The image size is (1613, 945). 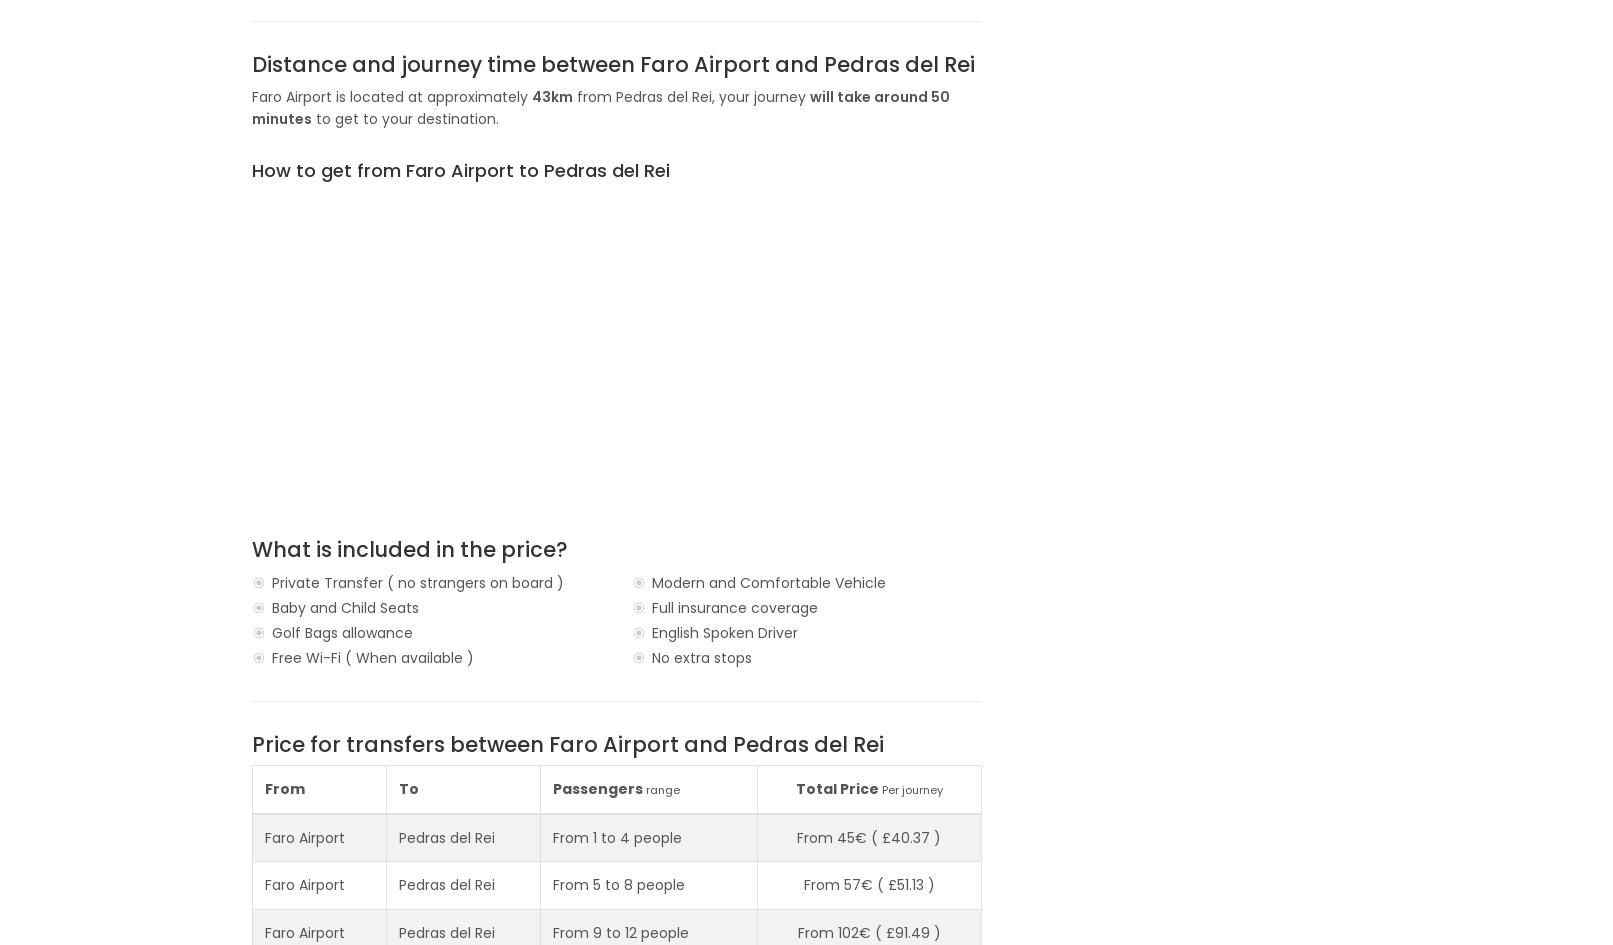 I want to click on 'Total Price', so click(x=836, y=787).